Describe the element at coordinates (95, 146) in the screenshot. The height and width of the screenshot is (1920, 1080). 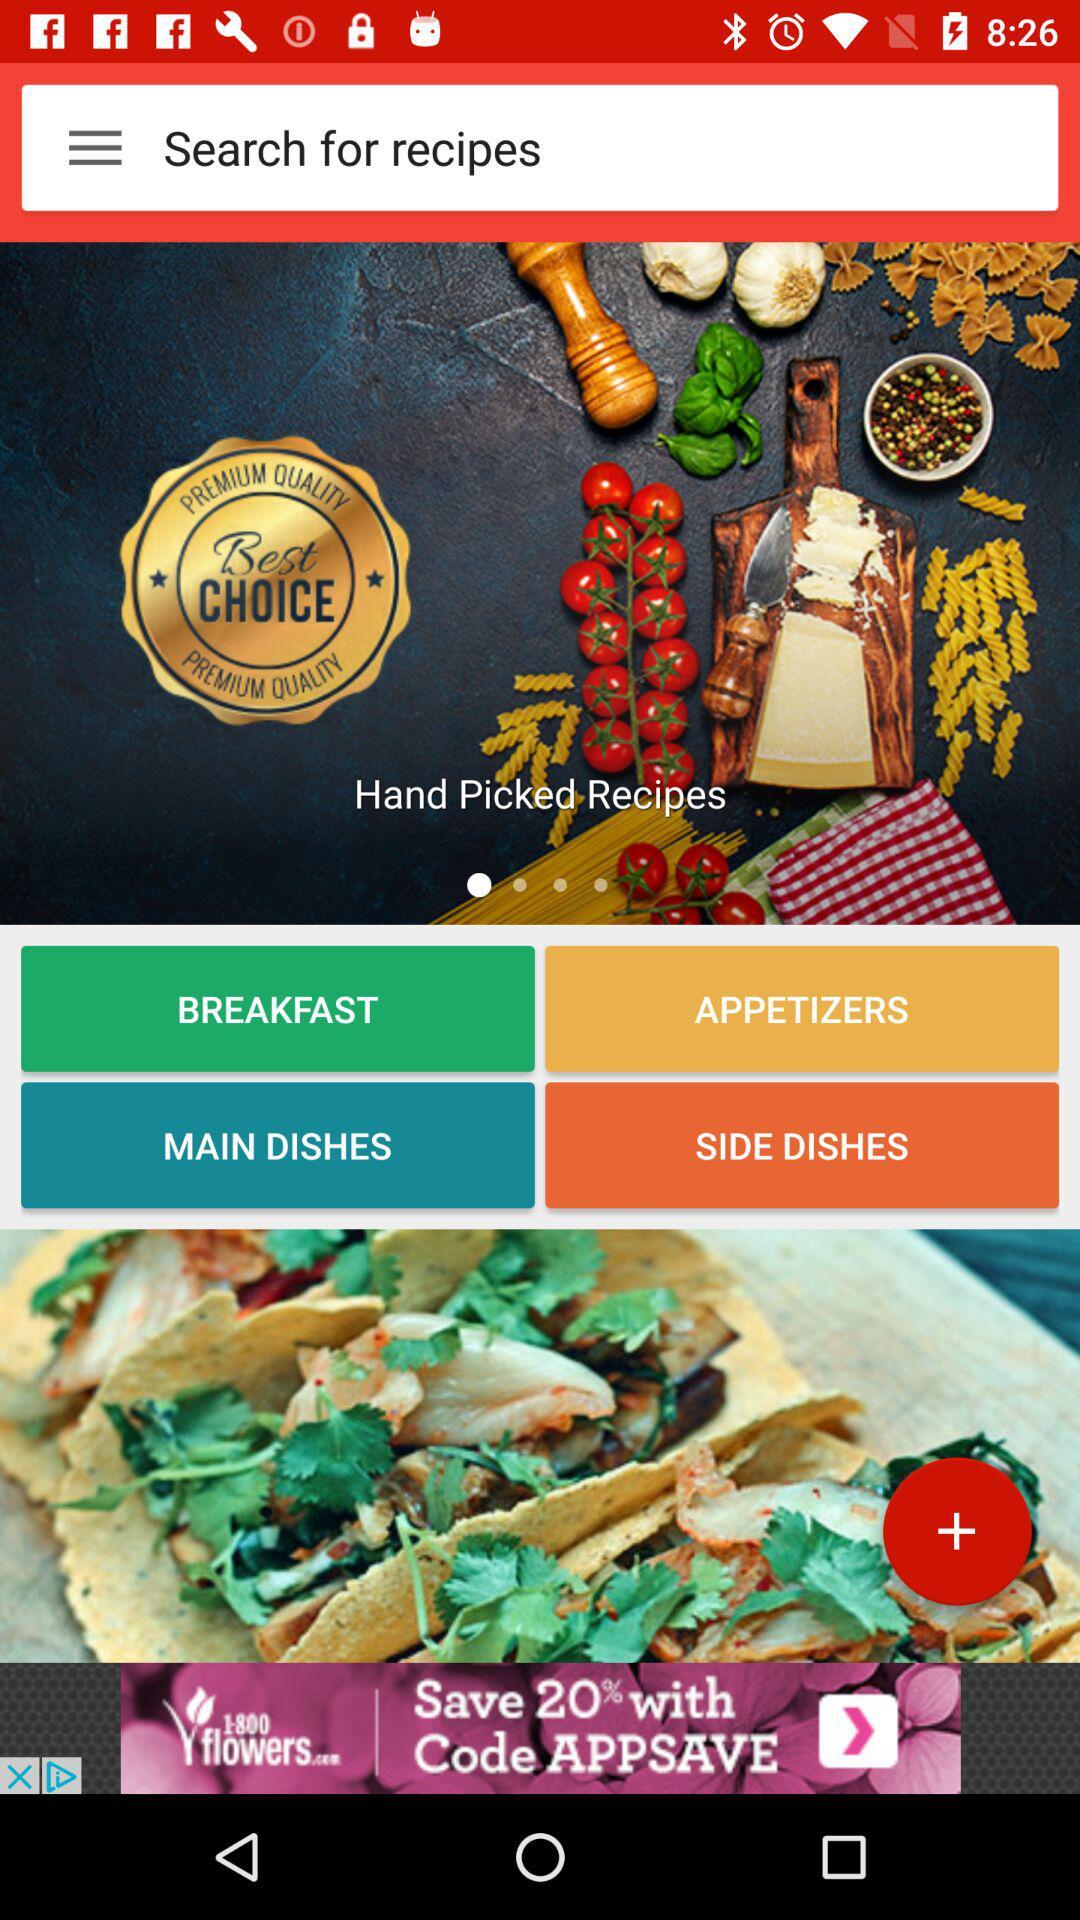
I see `the 3 horizontal lines at the top left corner of the web page` at that location.